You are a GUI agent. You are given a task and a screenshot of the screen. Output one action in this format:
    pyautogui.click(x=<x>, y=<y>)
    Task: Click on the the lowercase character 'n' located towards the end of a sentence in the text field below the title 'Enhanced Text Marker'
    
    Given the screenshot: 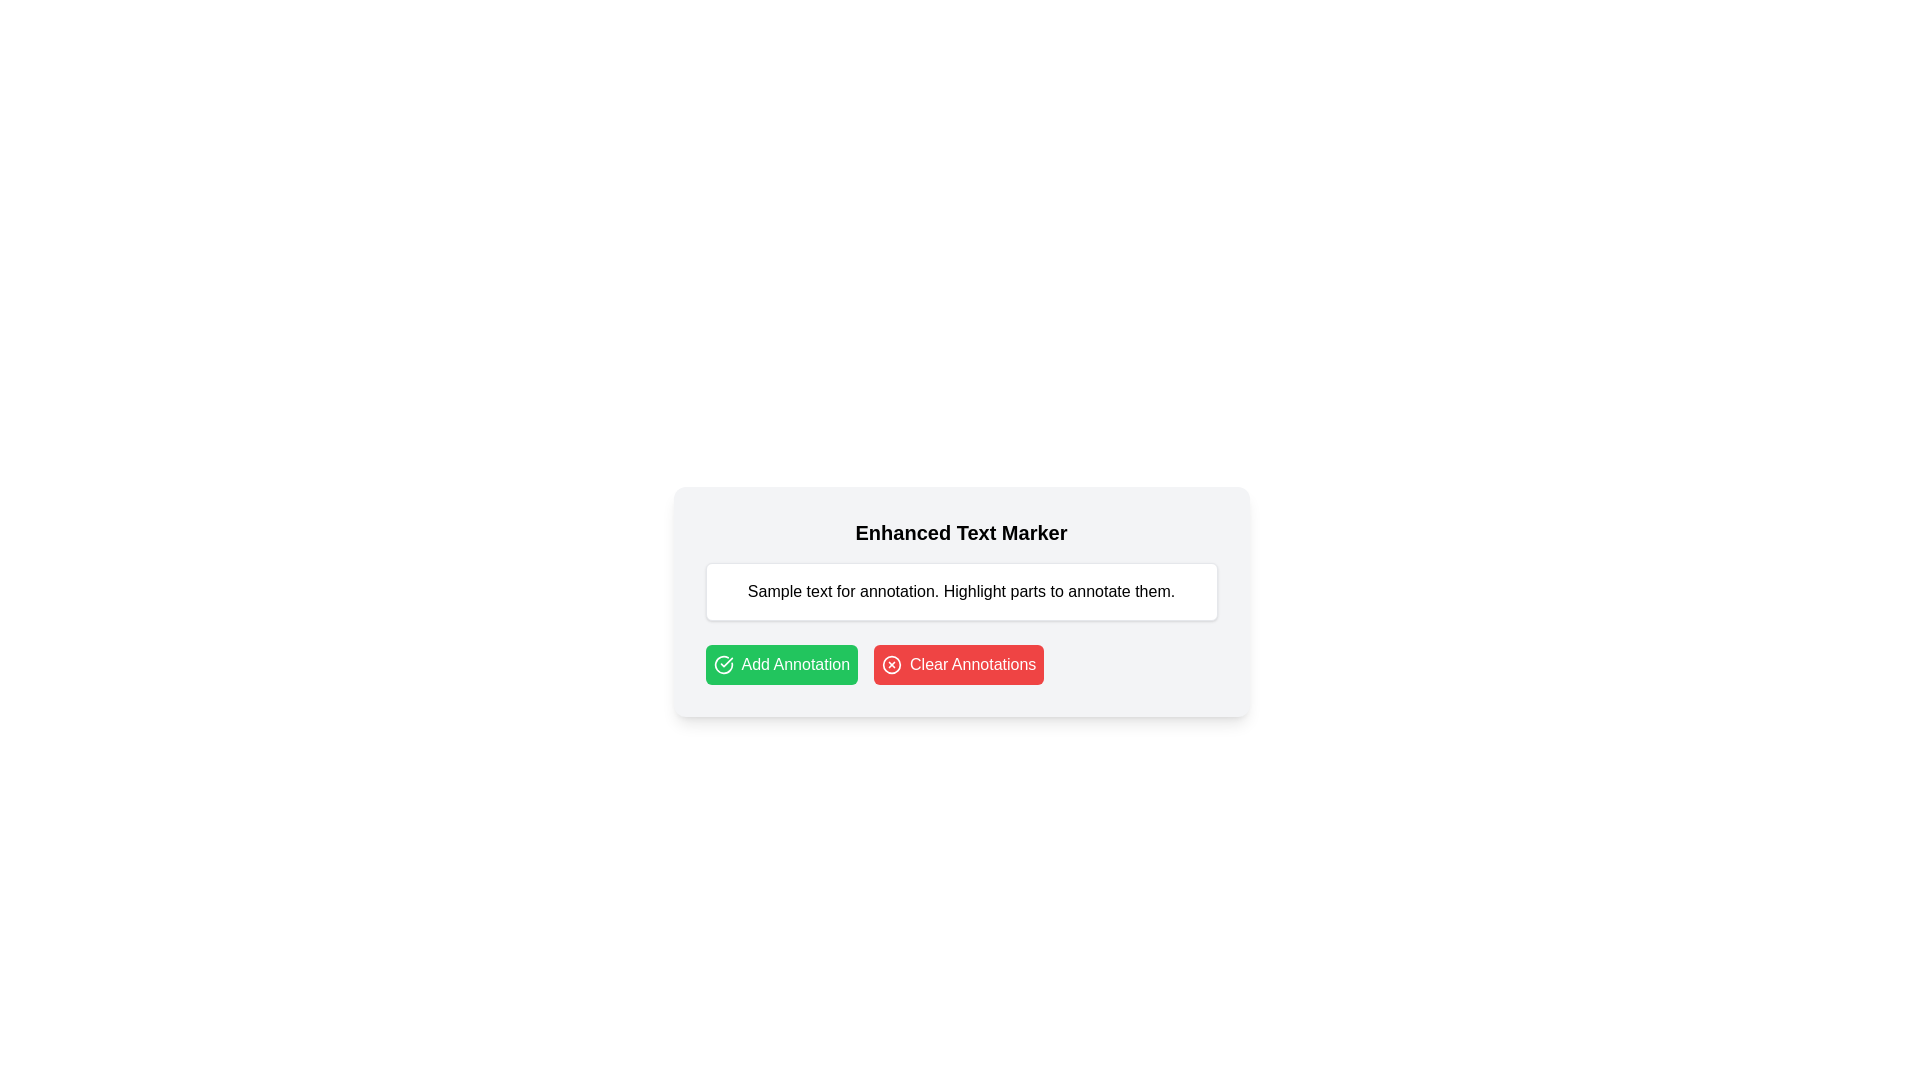 What is the action you would take?
    pyautogui.click(x=1089, y=590)
    